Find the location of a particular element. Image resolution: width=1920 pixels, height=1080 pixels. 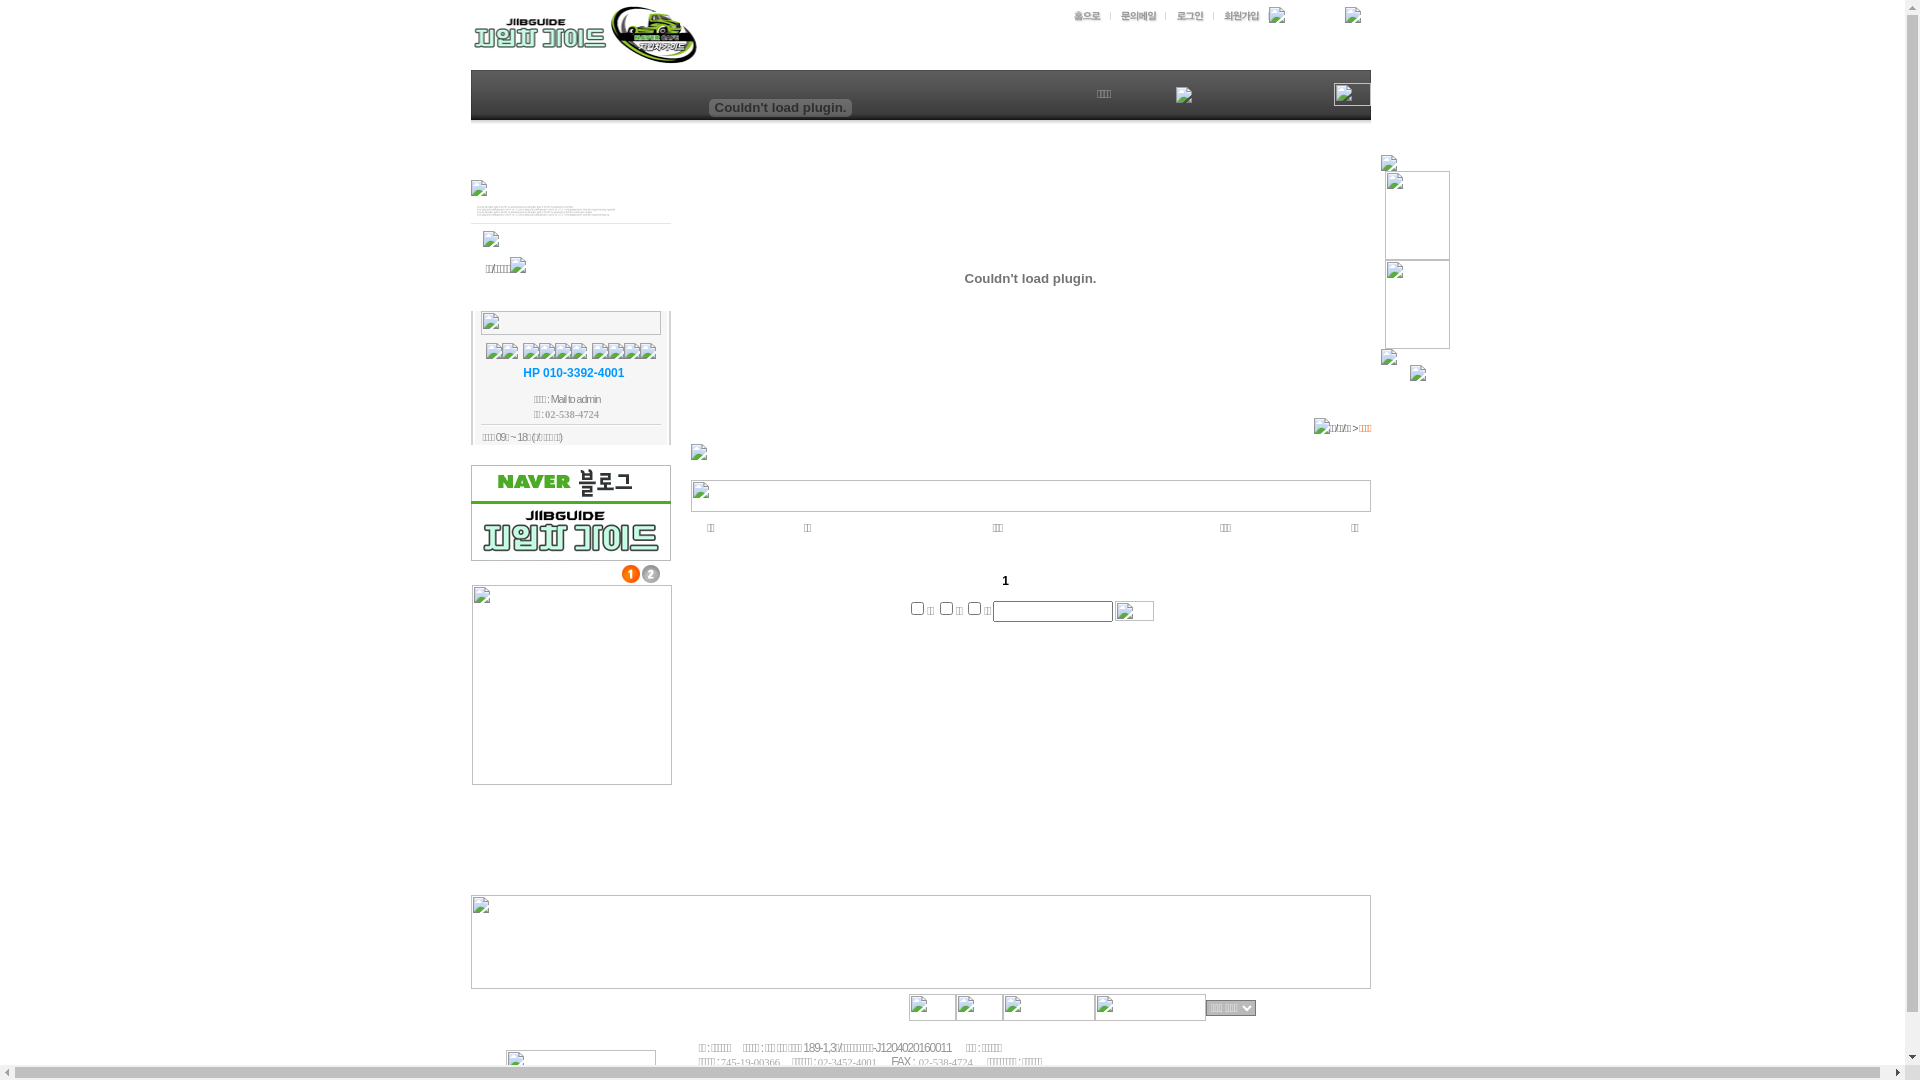

'2' is located at coordinates (939, 607).